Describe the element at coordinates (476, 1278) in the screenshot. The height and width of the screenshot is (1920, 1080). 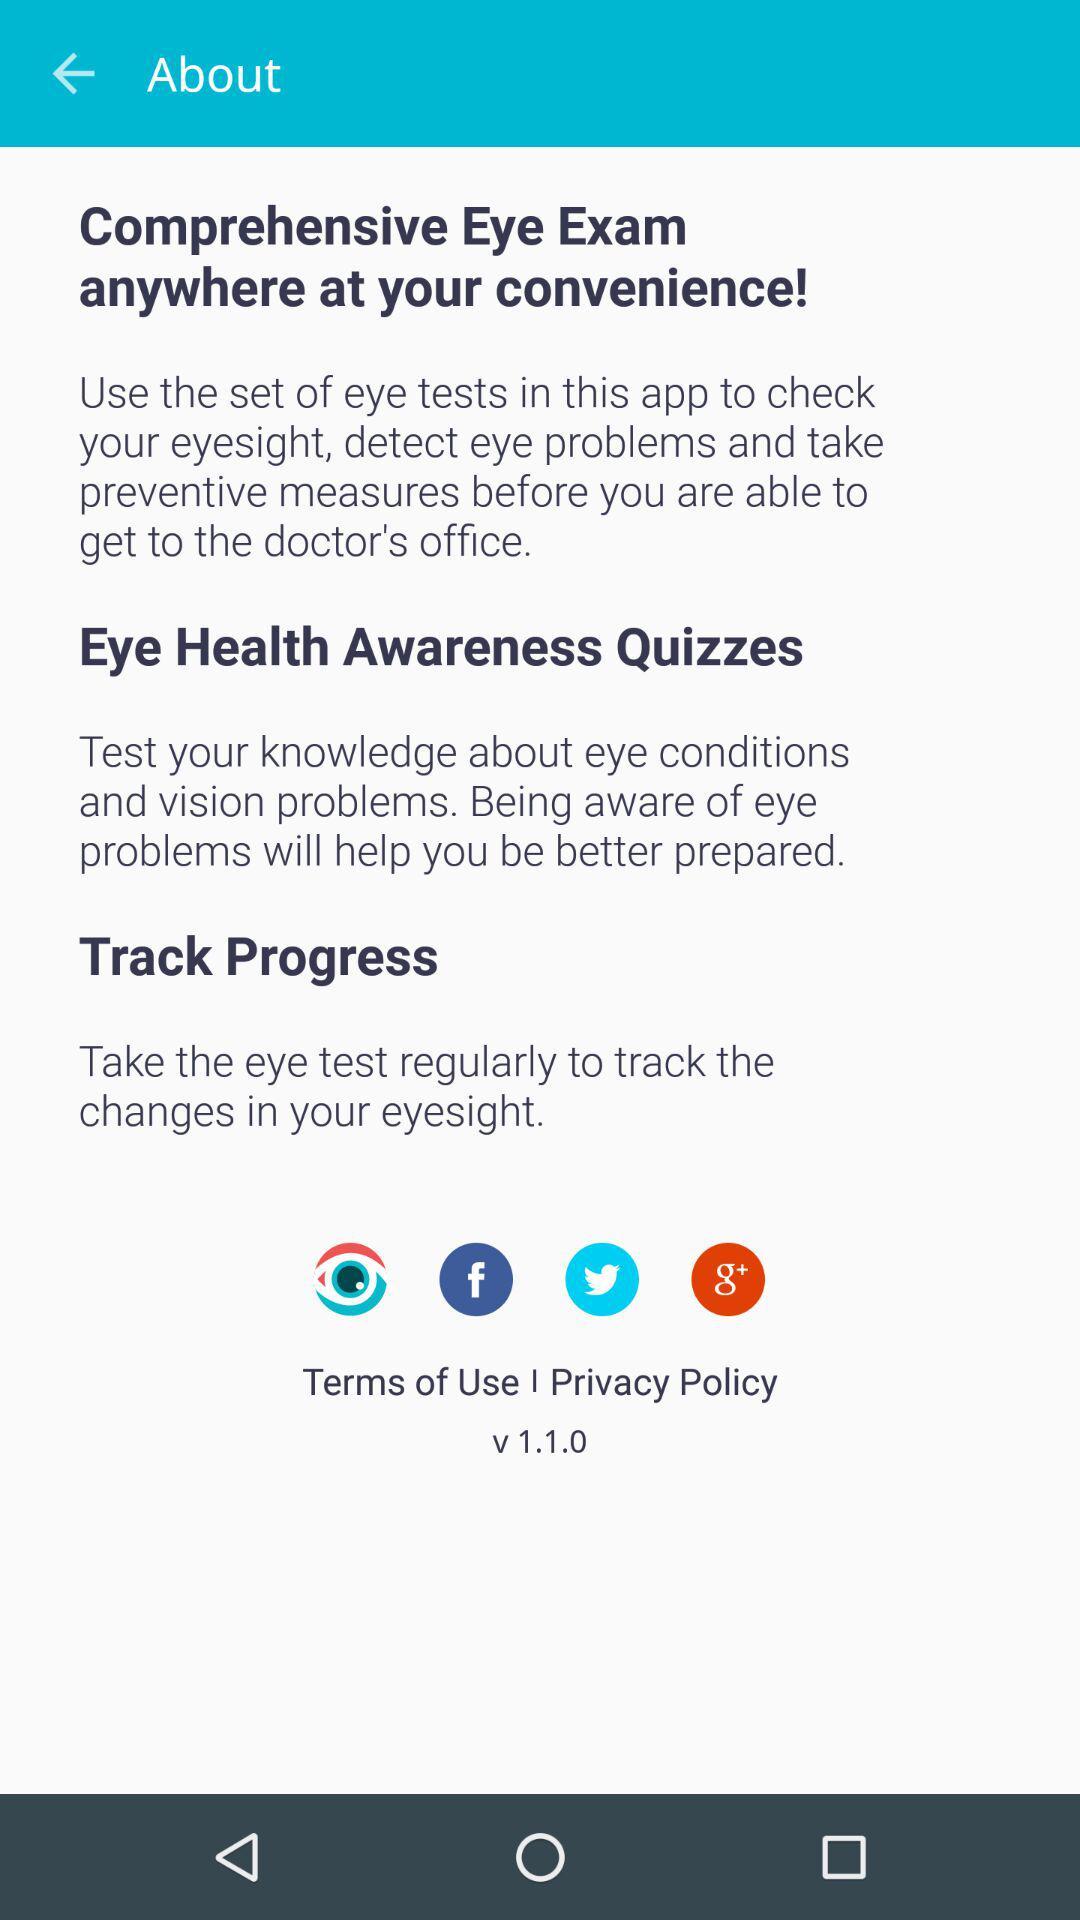
I see `facebook link` at that location.